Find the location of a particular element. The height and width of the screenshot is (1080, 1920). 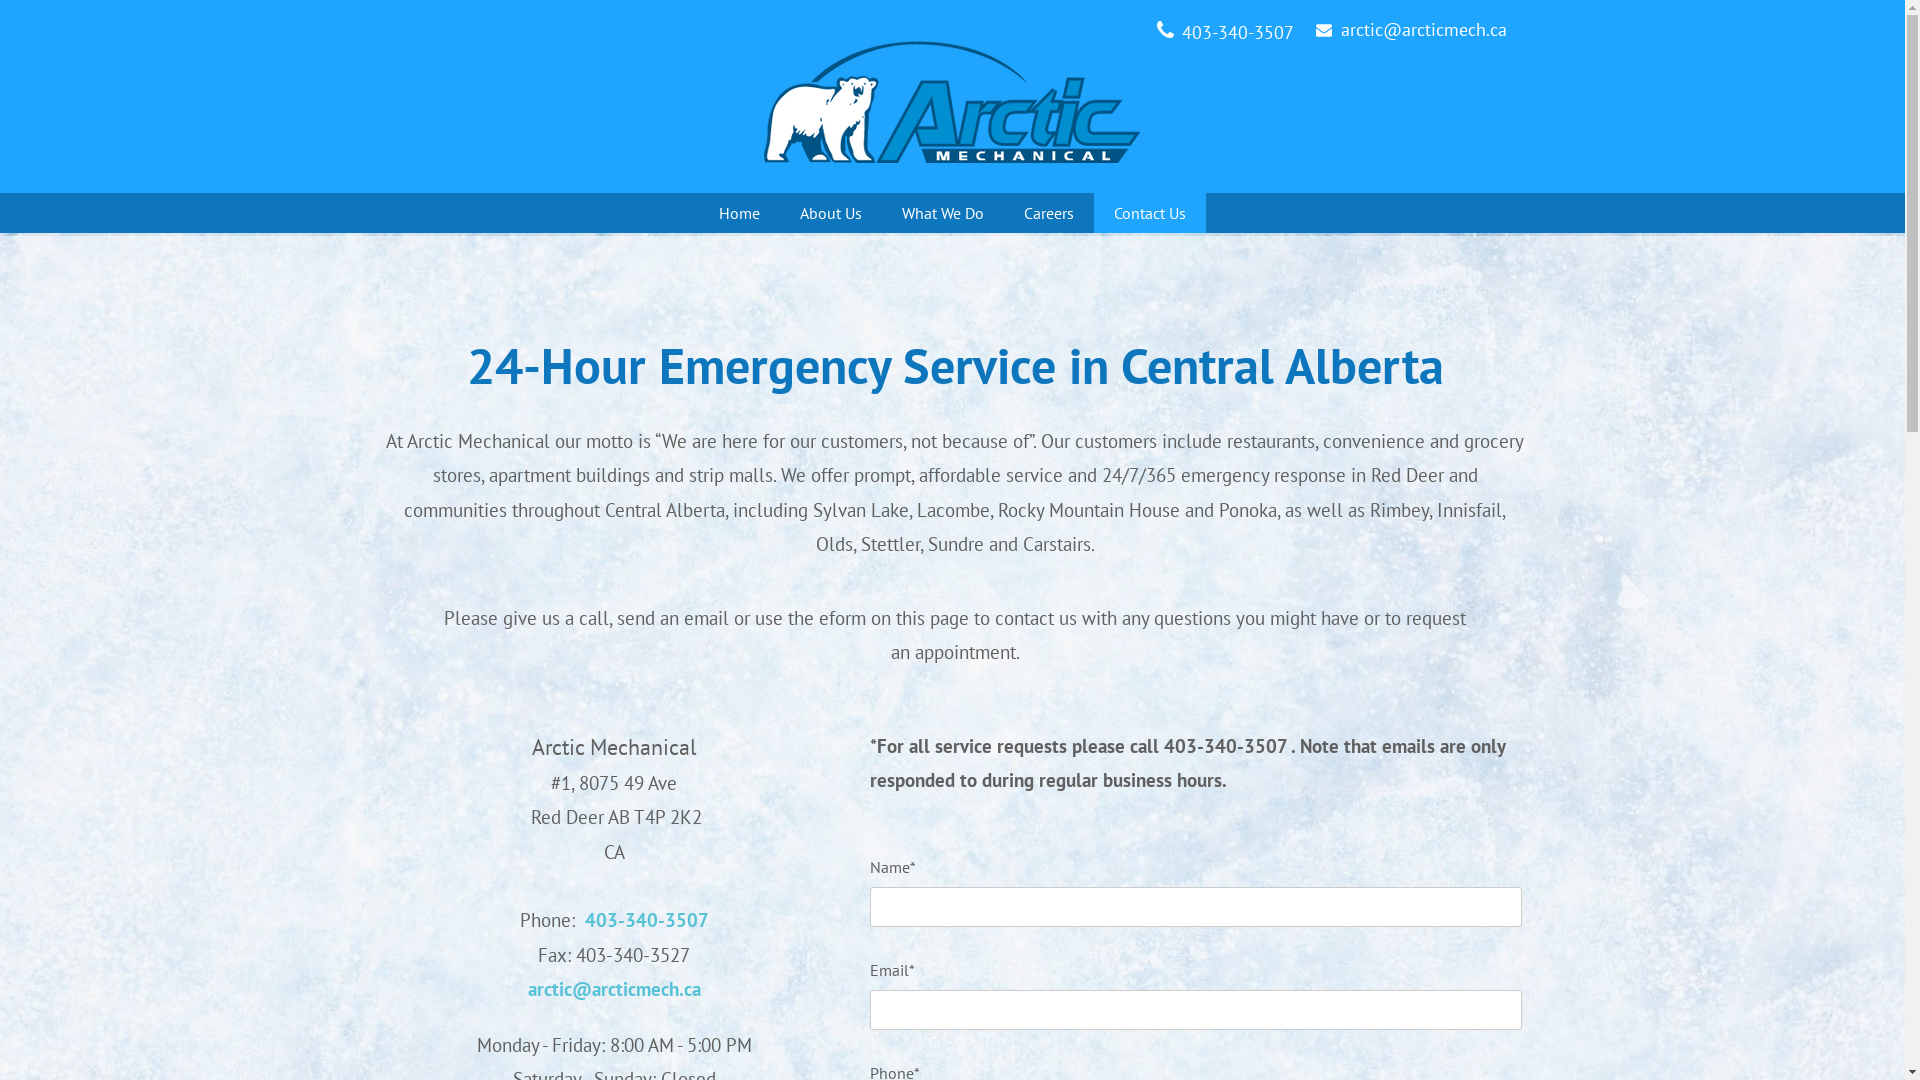

'Contact Us' is located at coordinates (1150, 212).